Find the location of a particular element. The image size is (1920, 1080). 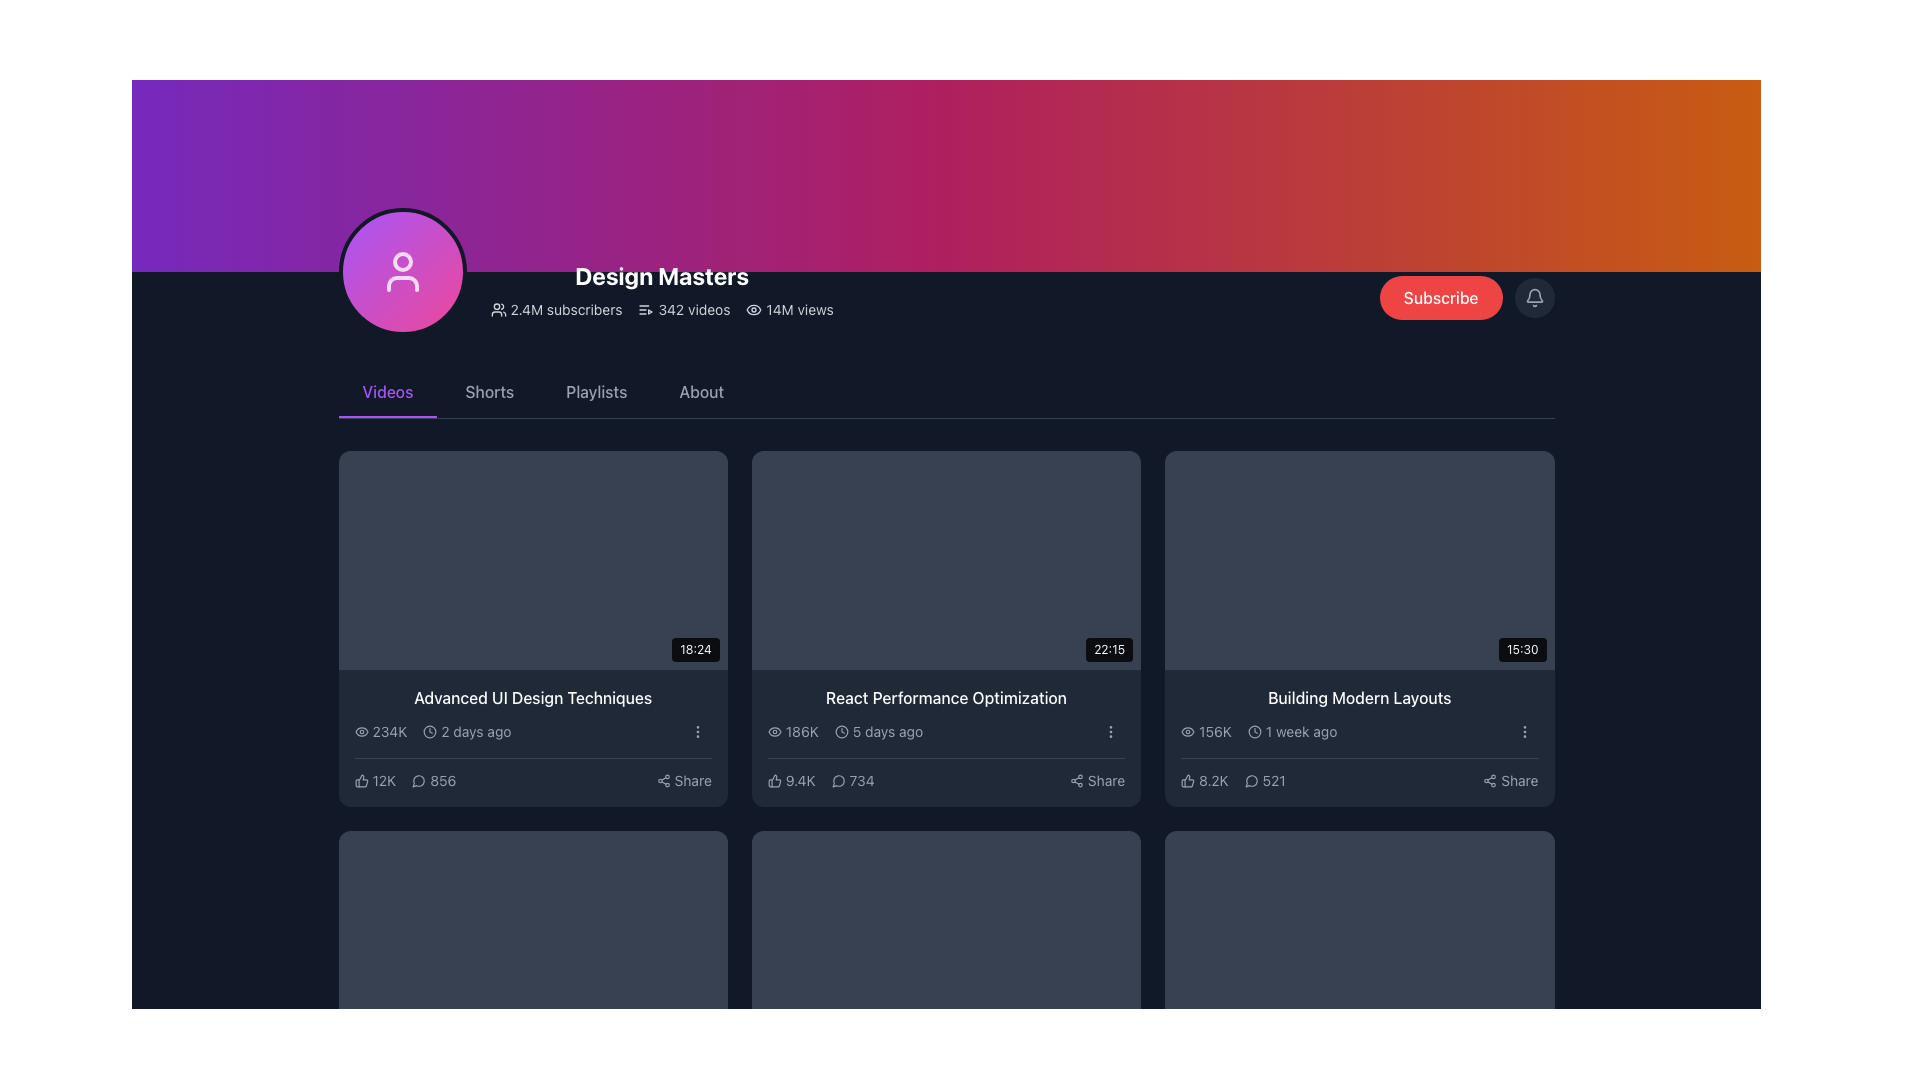

the comment count indicator, which is located to the right of the '9.4K' thumbs-up icon and to the left of the 'Share' text label in the bottom section of the middle card is located at coordinates (853, 779).